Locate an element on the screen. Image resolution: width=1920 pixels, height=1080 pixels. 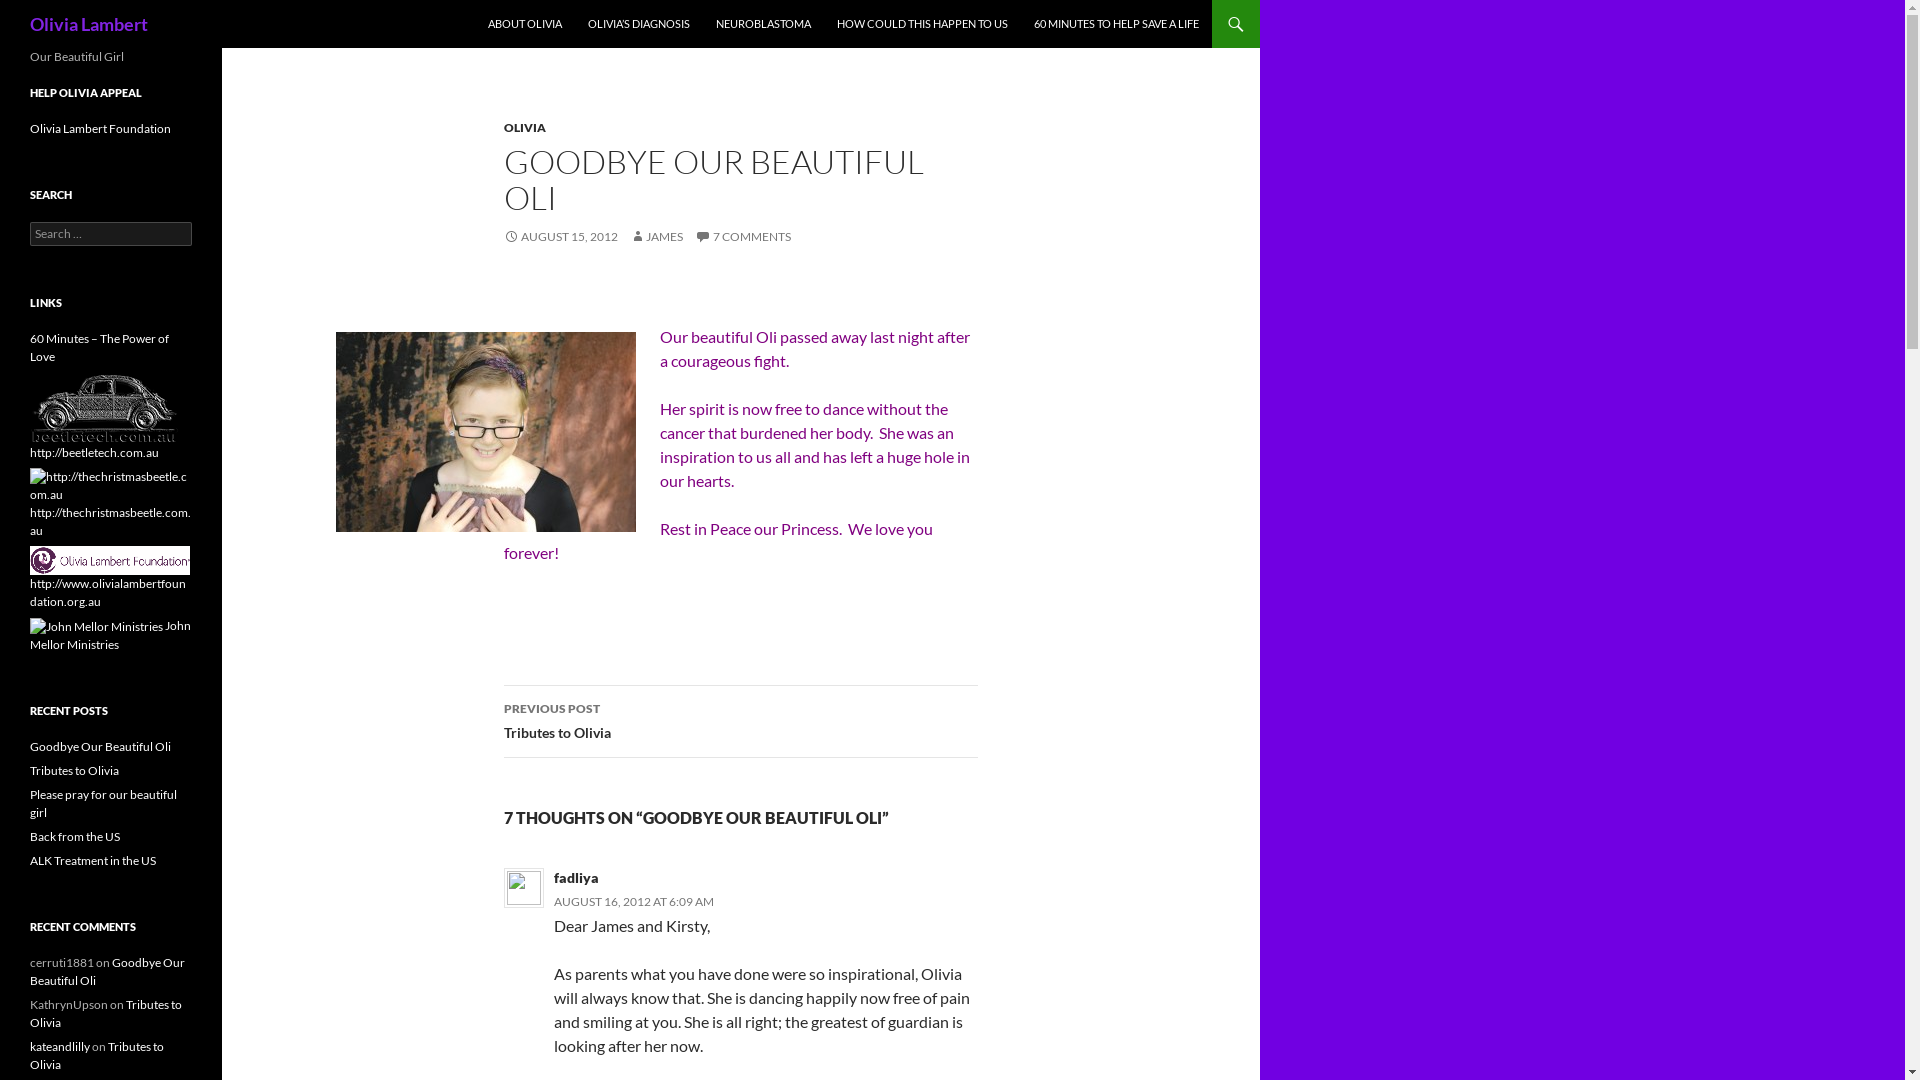
'http://beetletech.com.au' is located at coordinates (104, 428).